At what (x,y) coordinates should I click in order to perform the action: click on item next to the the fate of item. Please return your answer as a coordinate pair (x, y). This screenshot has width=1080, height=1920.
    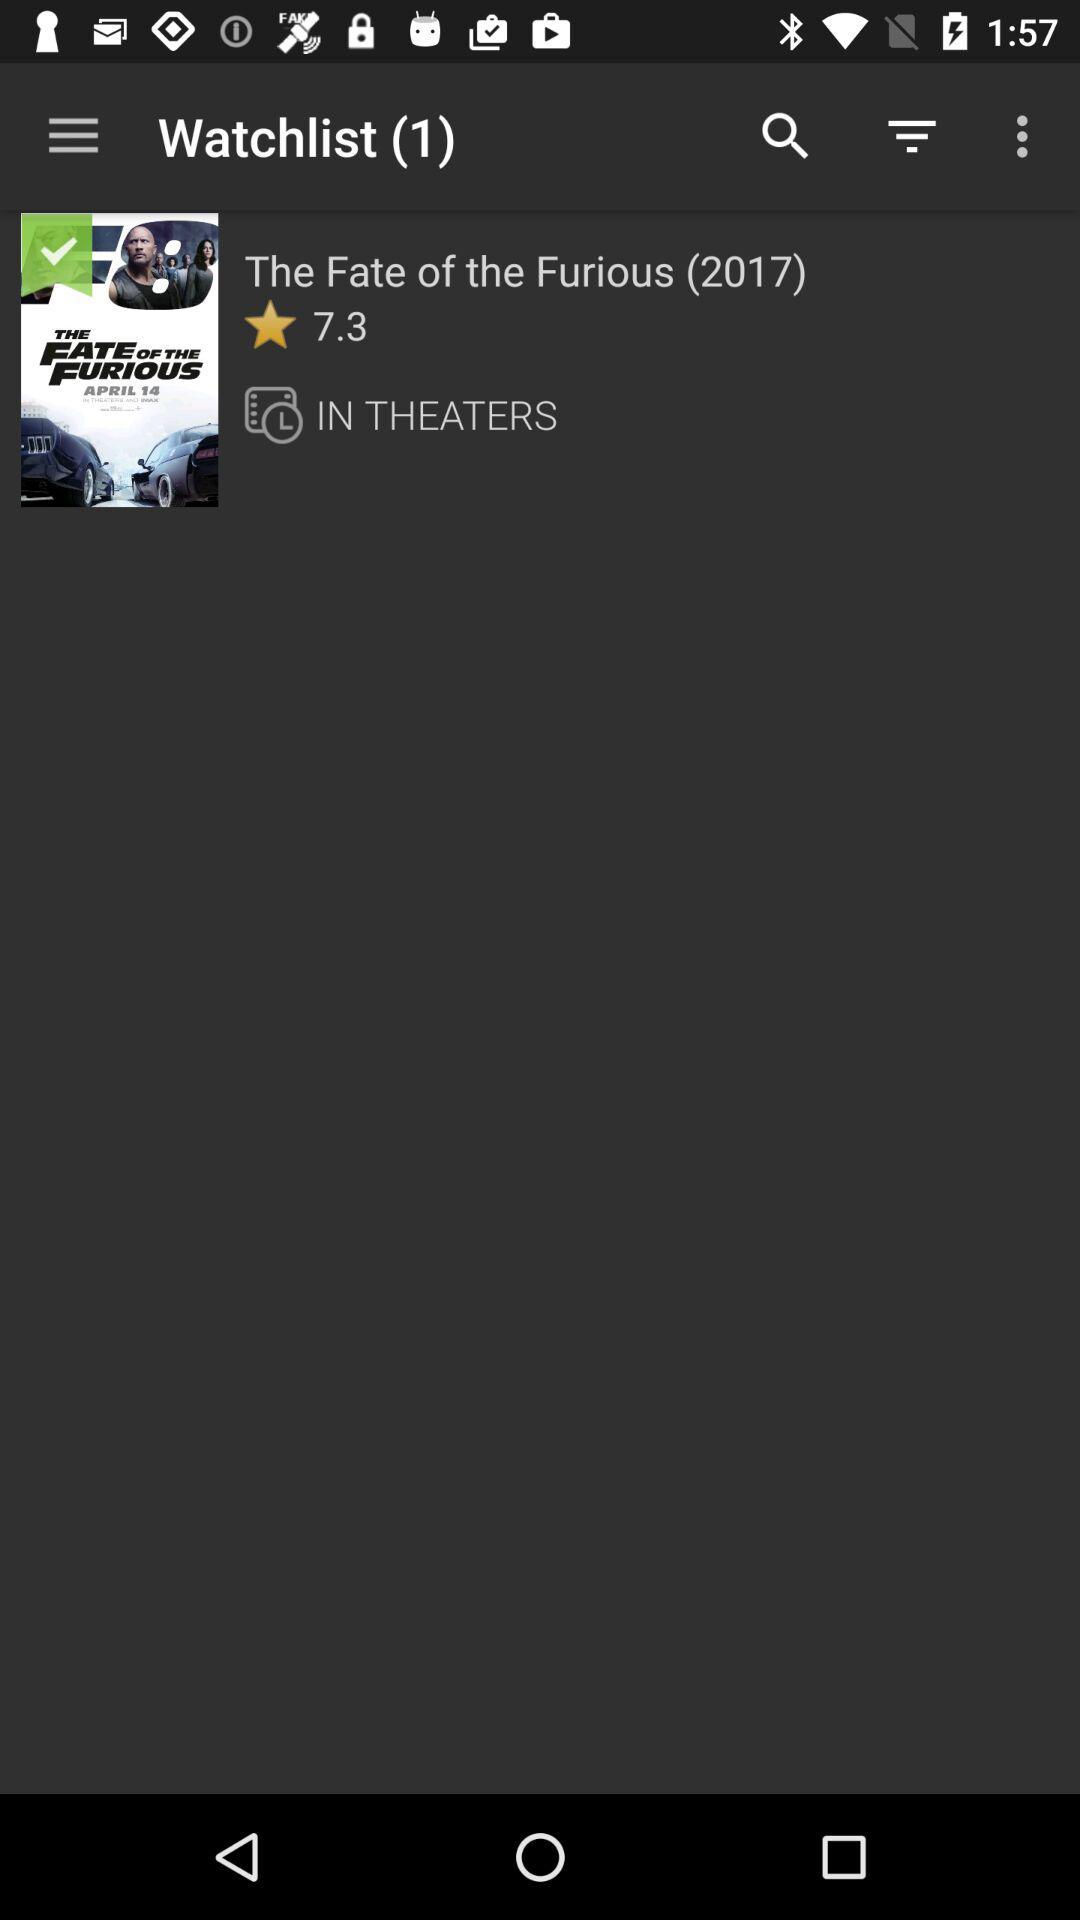
    Looking at the image, I should click on (176, 251).